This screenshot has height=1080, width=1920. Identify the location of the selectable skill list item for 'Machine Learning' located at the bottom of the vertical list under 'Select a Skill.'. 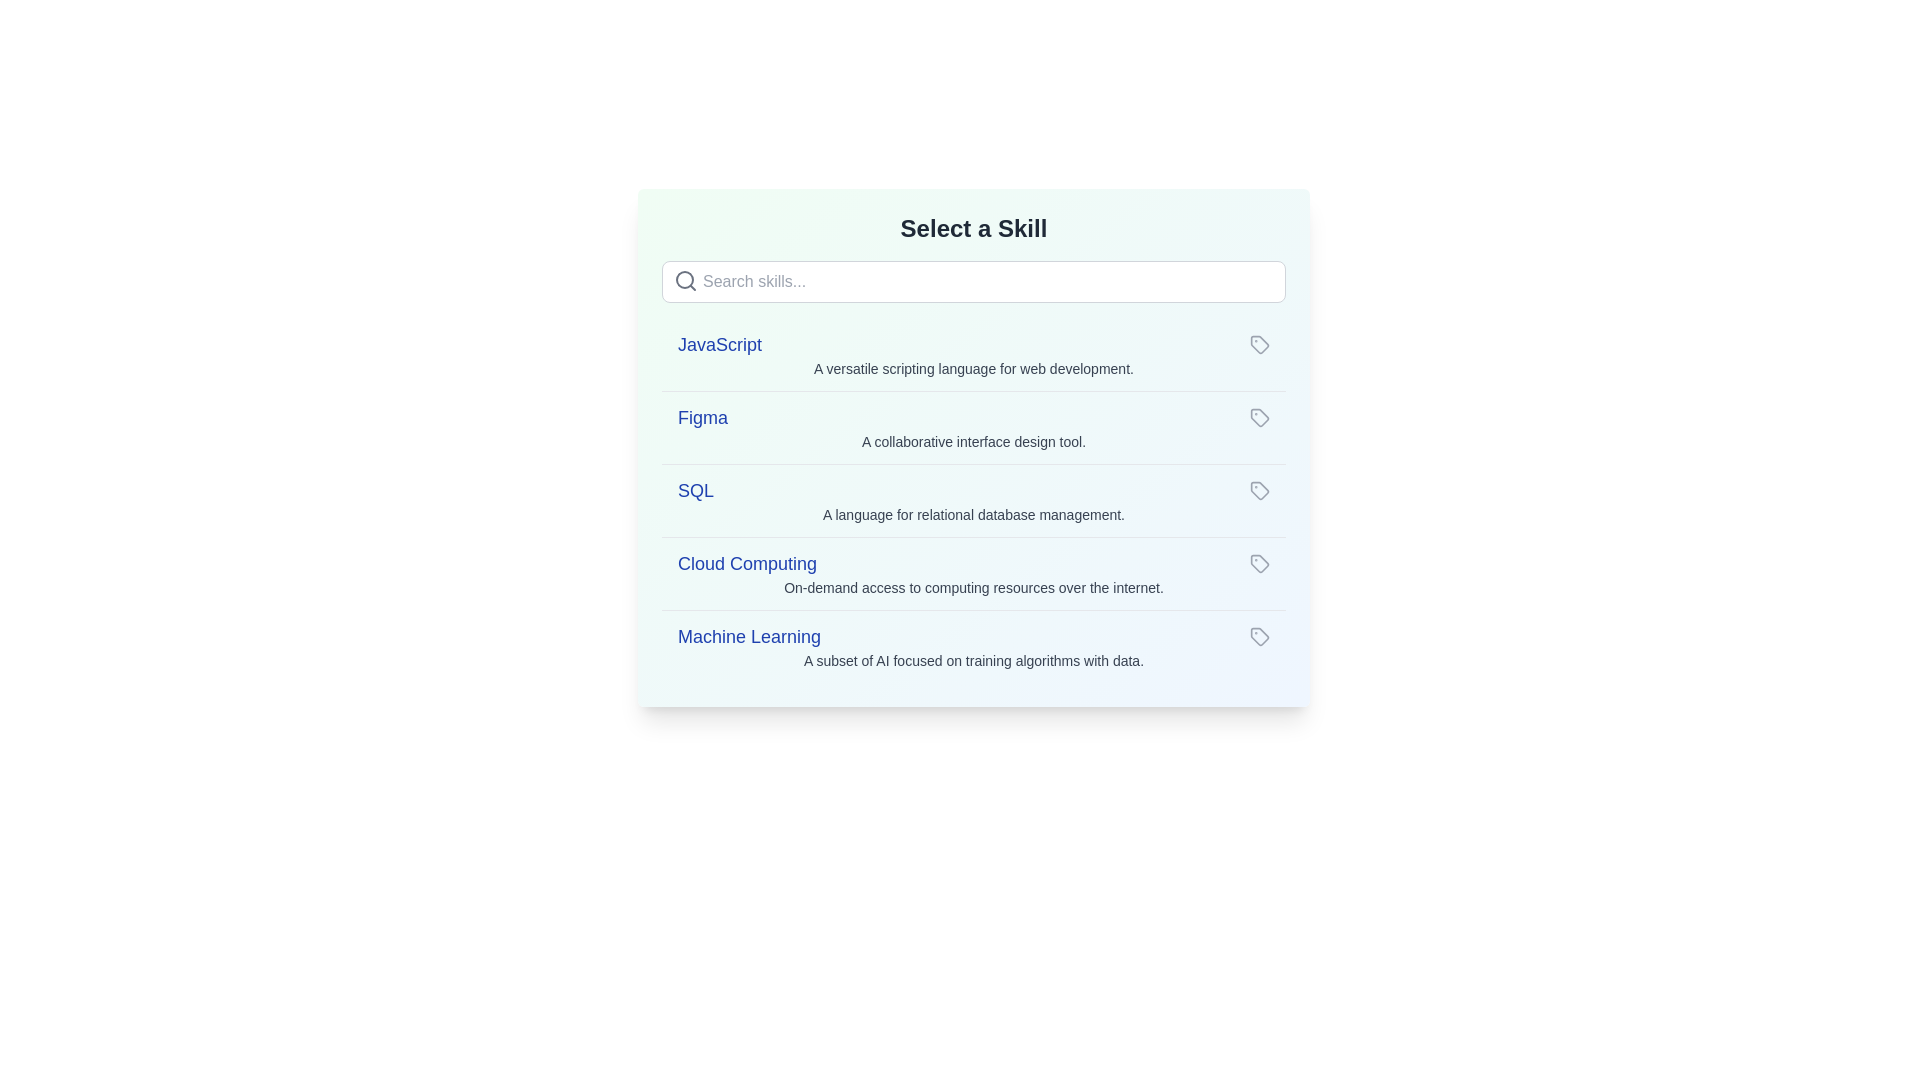
(974, 646).